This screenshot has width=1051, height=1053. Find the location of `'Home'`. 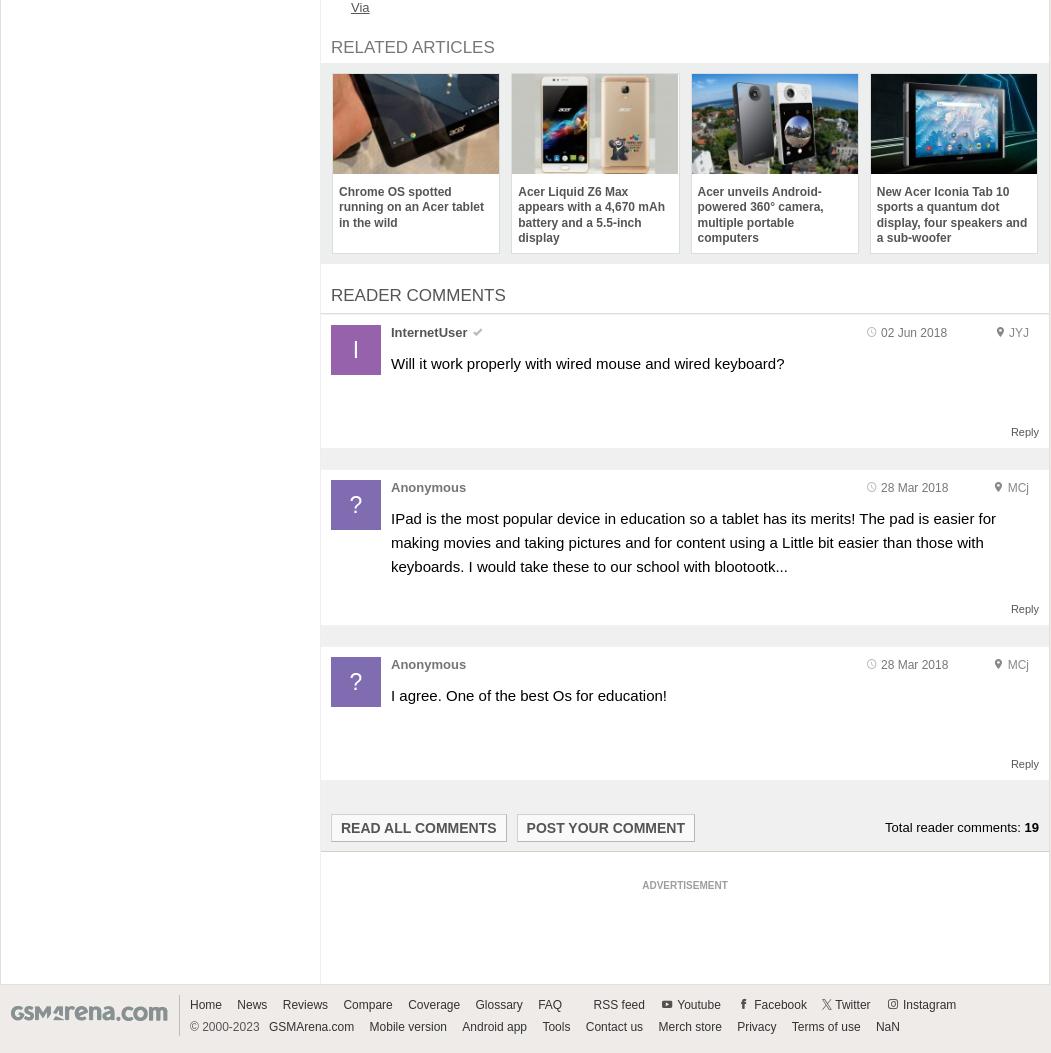

'Home' is located at coordinates (190, 1004).